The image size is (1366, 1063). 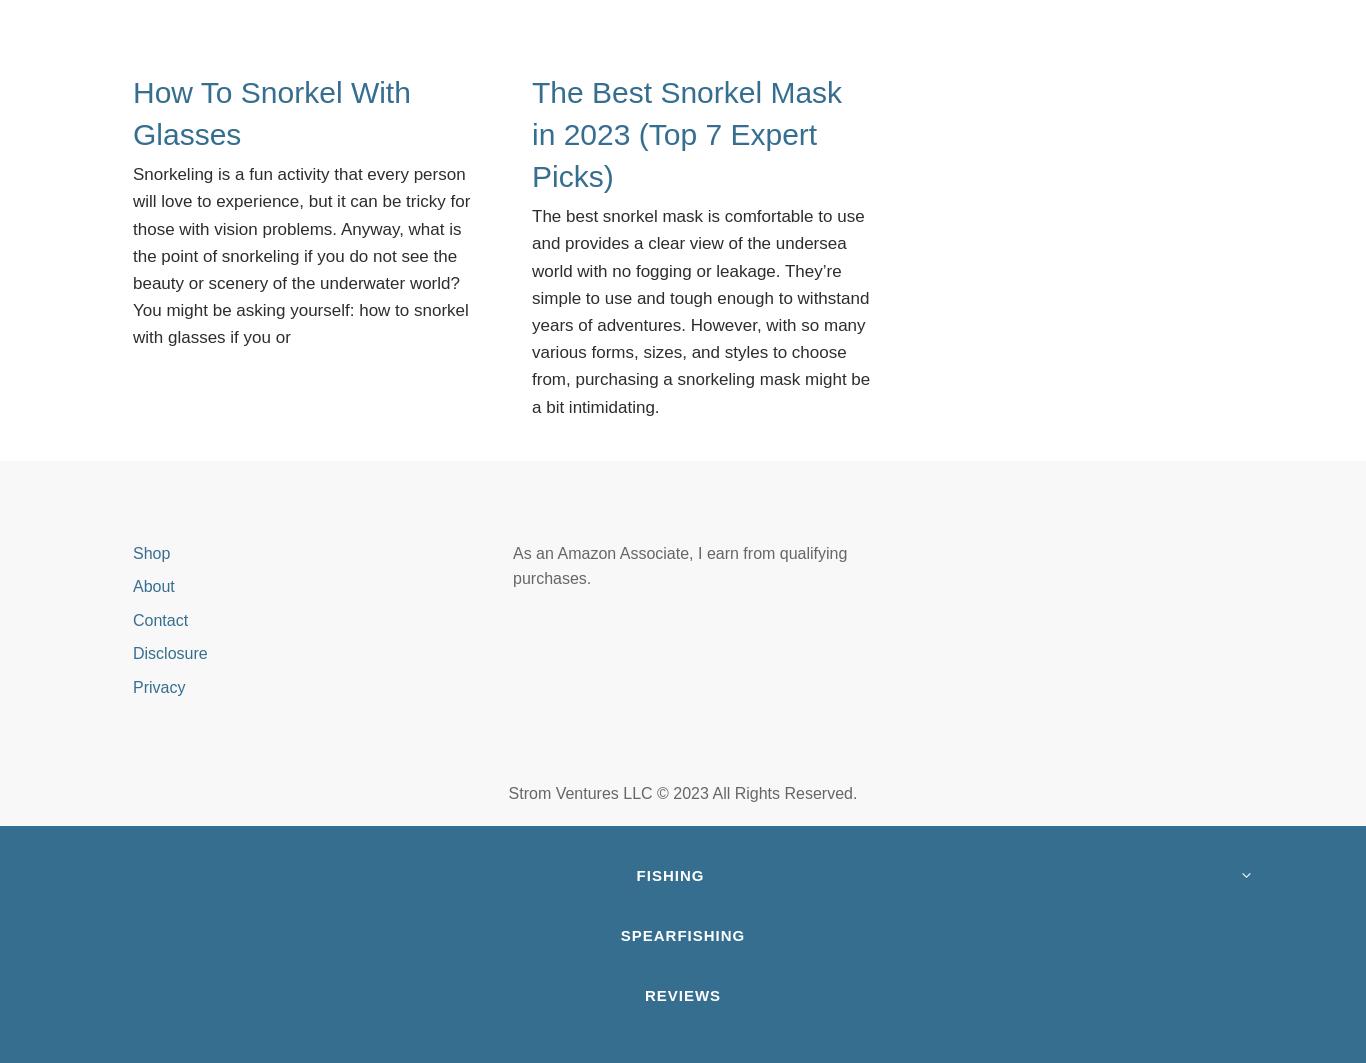 What do you see at coordinates (132, 551) in the screenshot?
I see `'Shop'` at bounding box center [132, 551].